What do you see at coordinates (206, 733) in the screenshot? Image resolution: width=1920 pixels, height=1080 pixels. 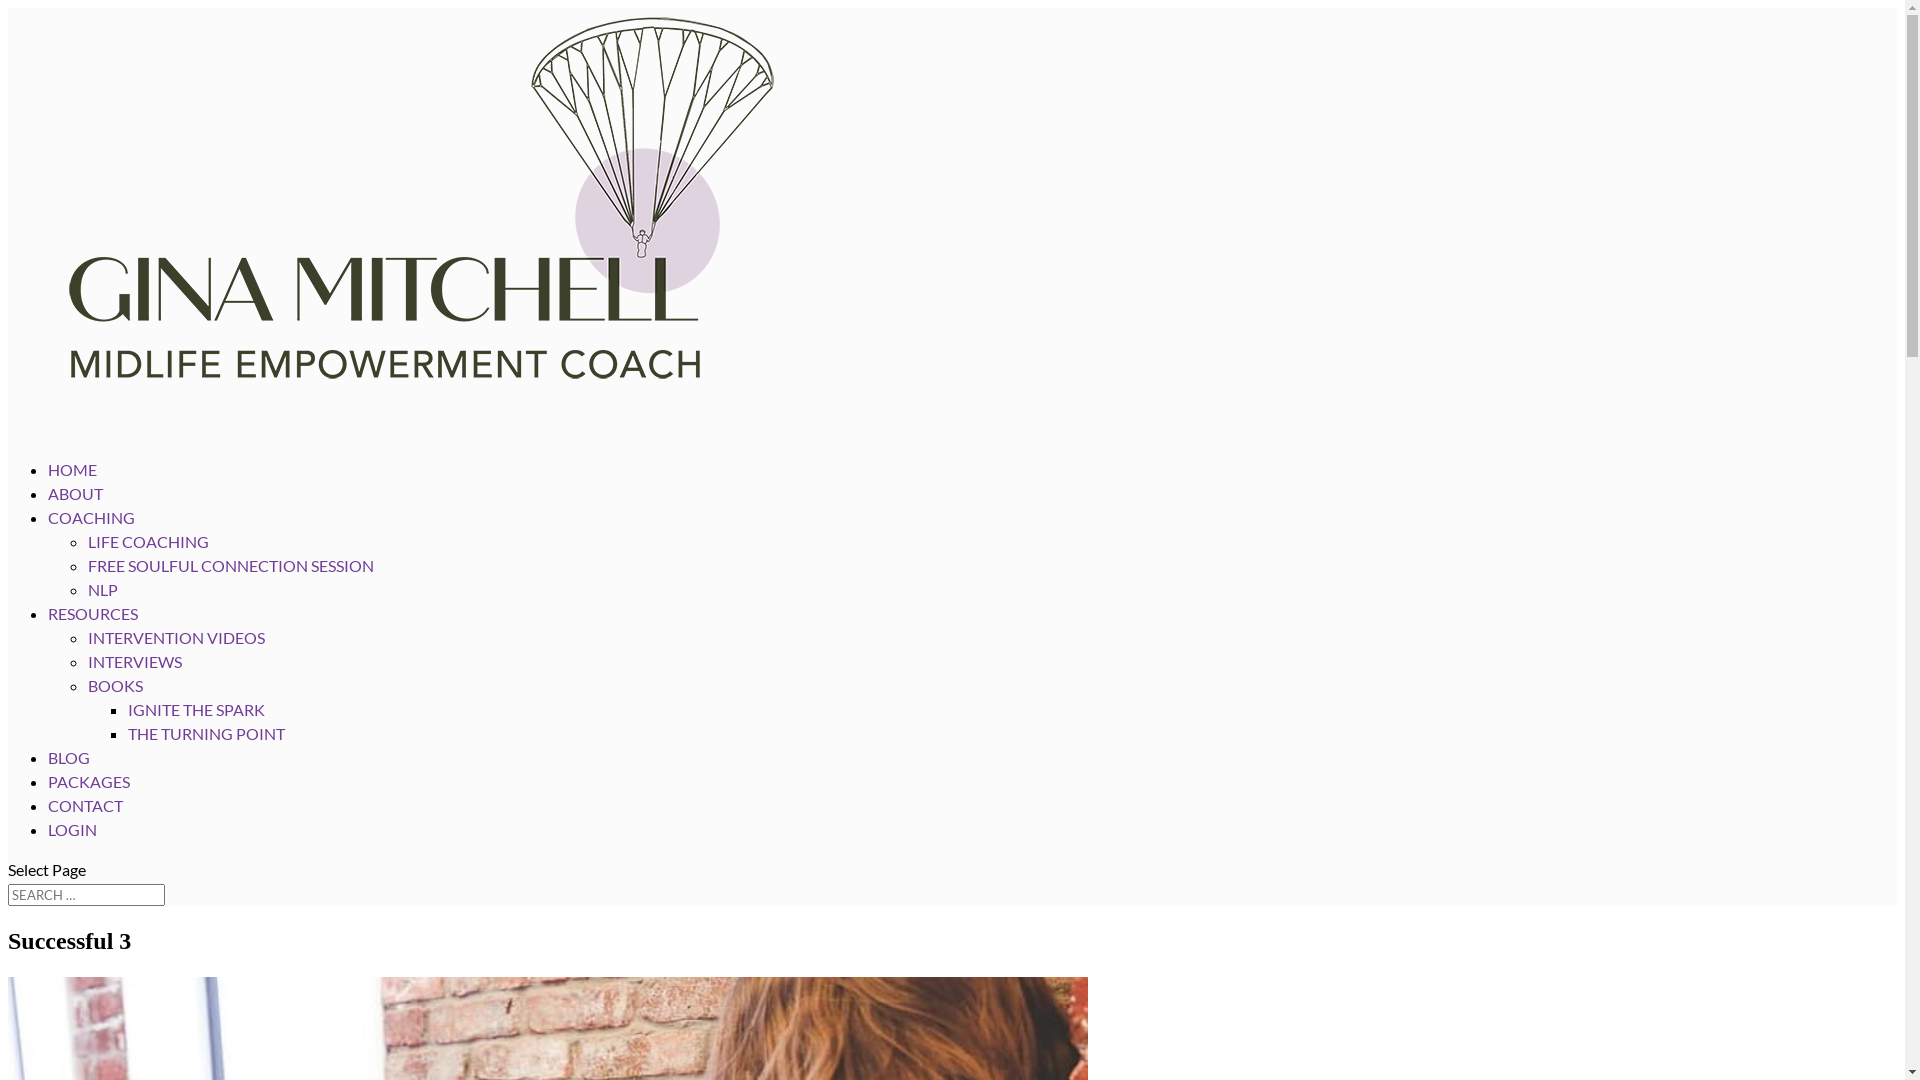 I see `'THE TURNING POINT'` at bounding box center [206, 733].